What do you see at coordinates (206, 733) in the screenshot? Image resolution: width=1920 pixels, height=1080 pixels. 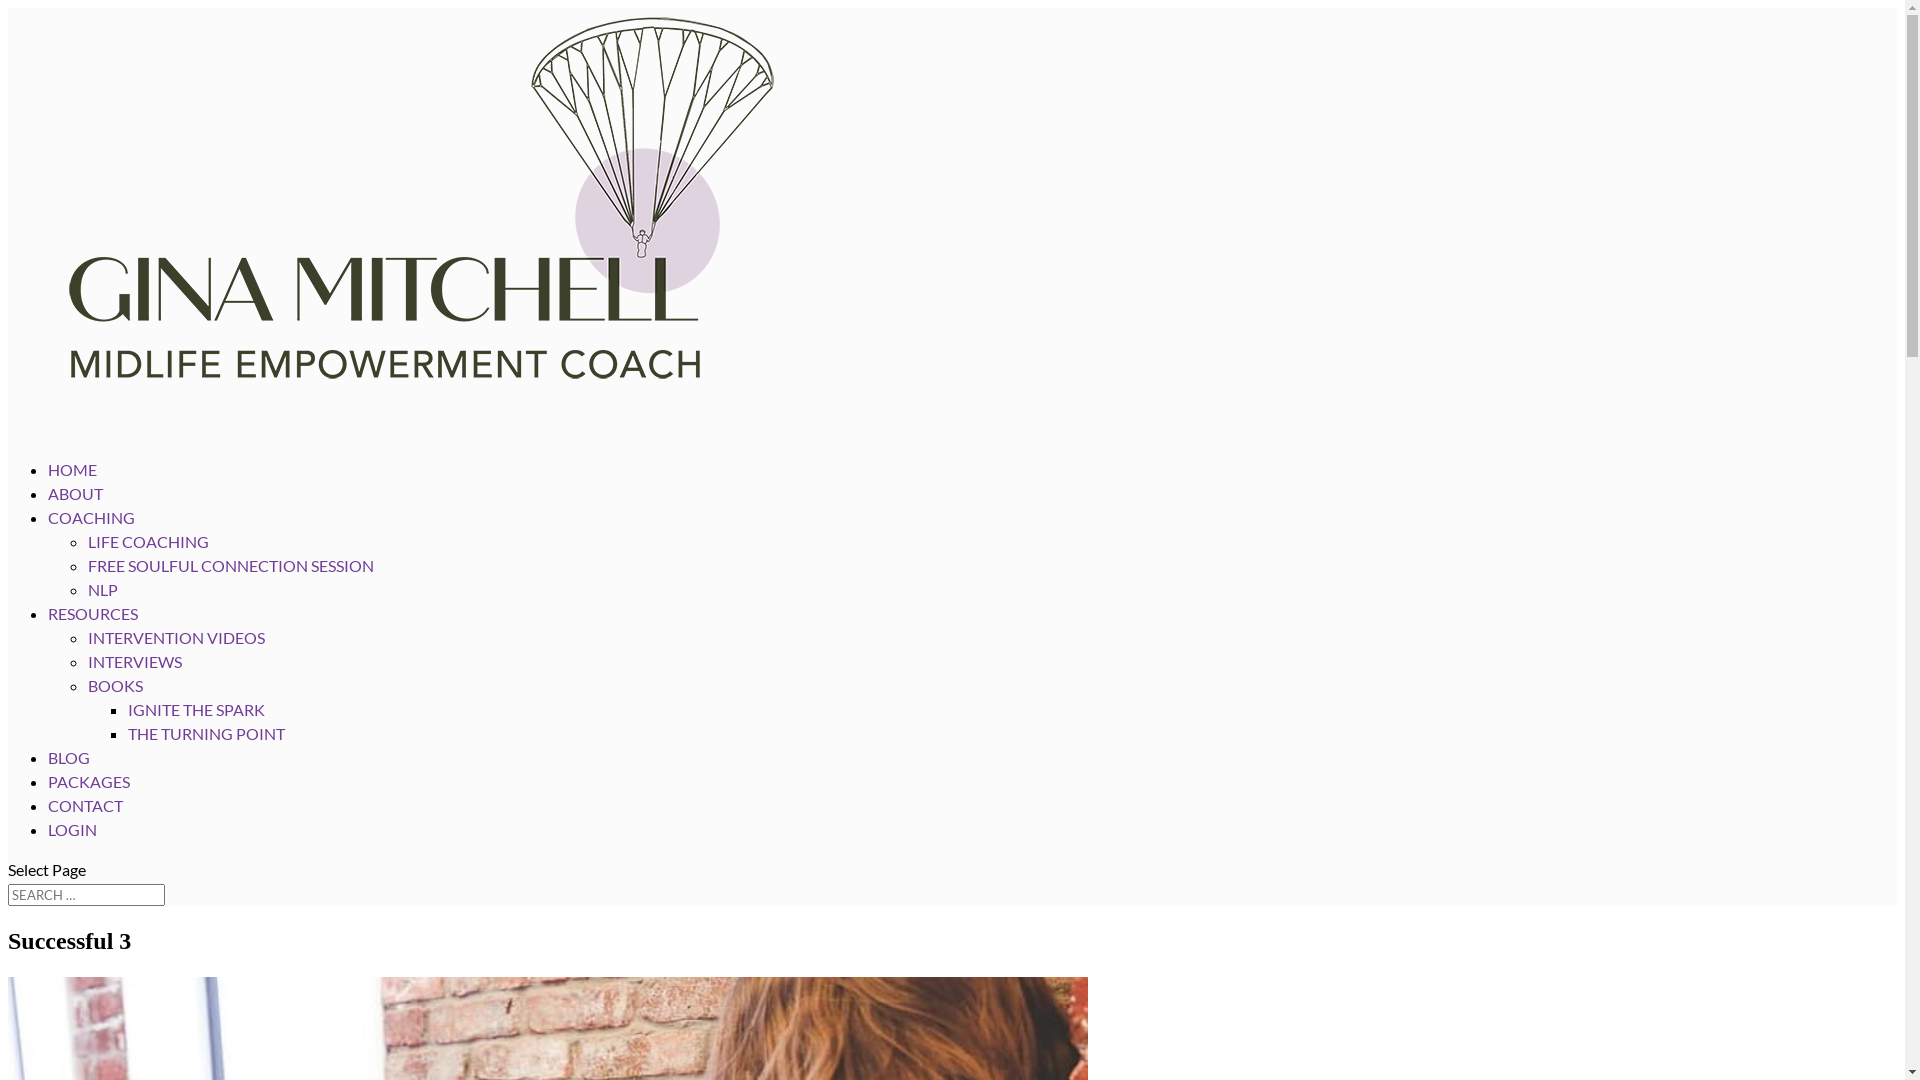 I see `'THE TURNING POINT'` at bounding box center [206, 733].